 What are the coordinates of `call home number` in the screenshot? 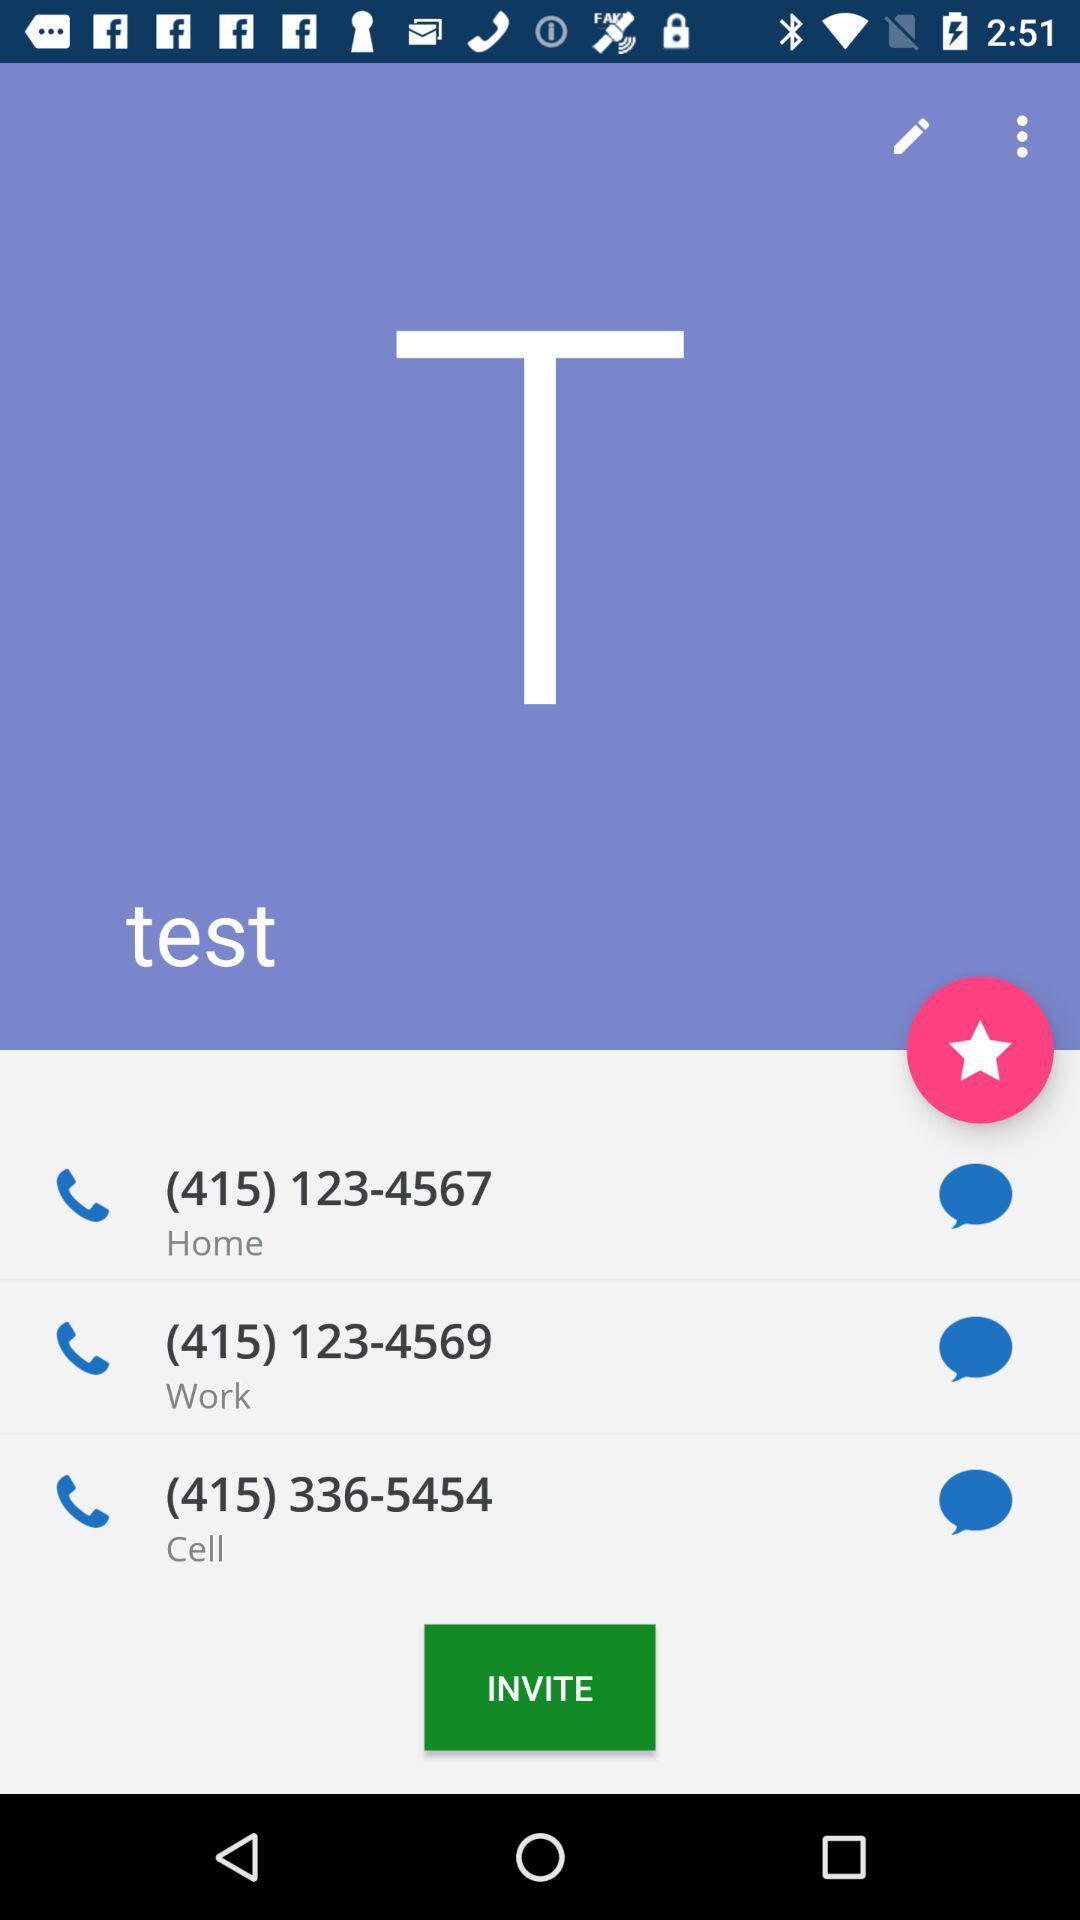 It's located at (81, 1196).